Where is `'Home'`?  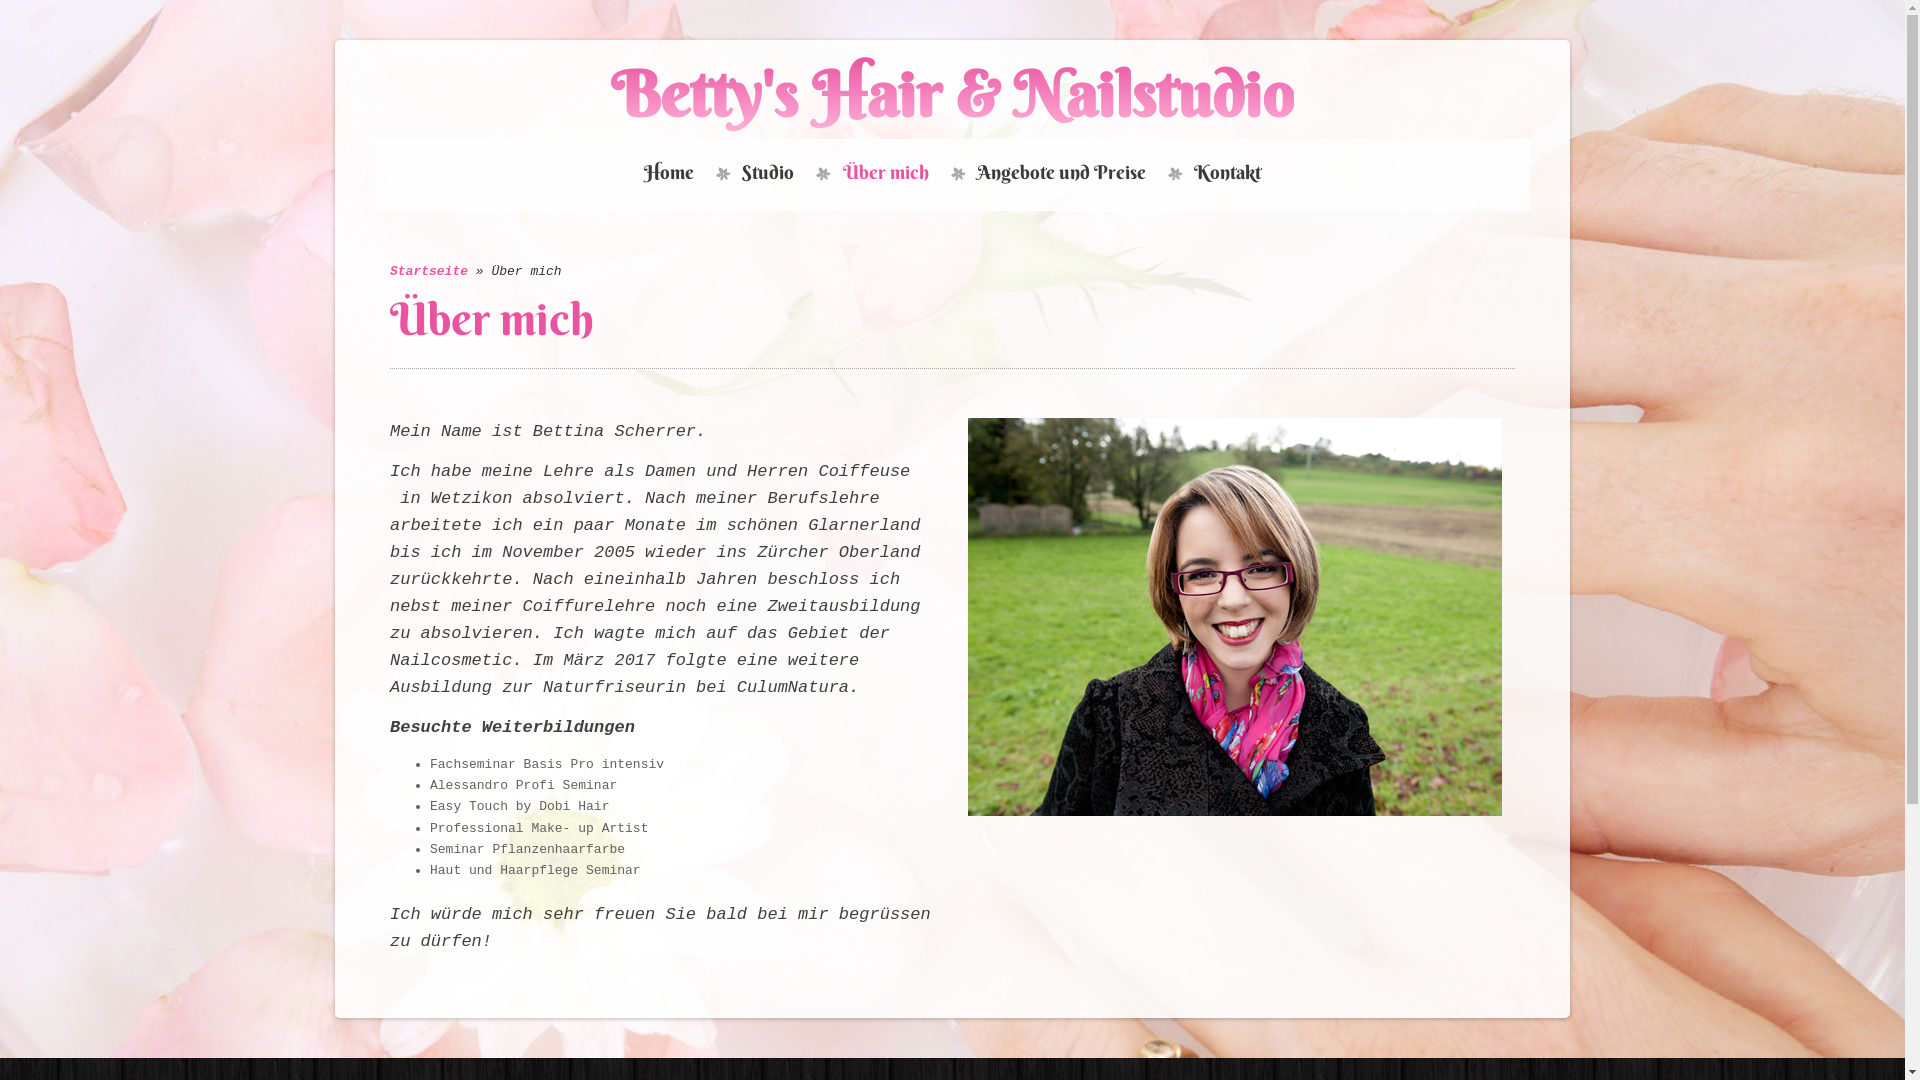 'Home' is located at coordinates (668, 173).